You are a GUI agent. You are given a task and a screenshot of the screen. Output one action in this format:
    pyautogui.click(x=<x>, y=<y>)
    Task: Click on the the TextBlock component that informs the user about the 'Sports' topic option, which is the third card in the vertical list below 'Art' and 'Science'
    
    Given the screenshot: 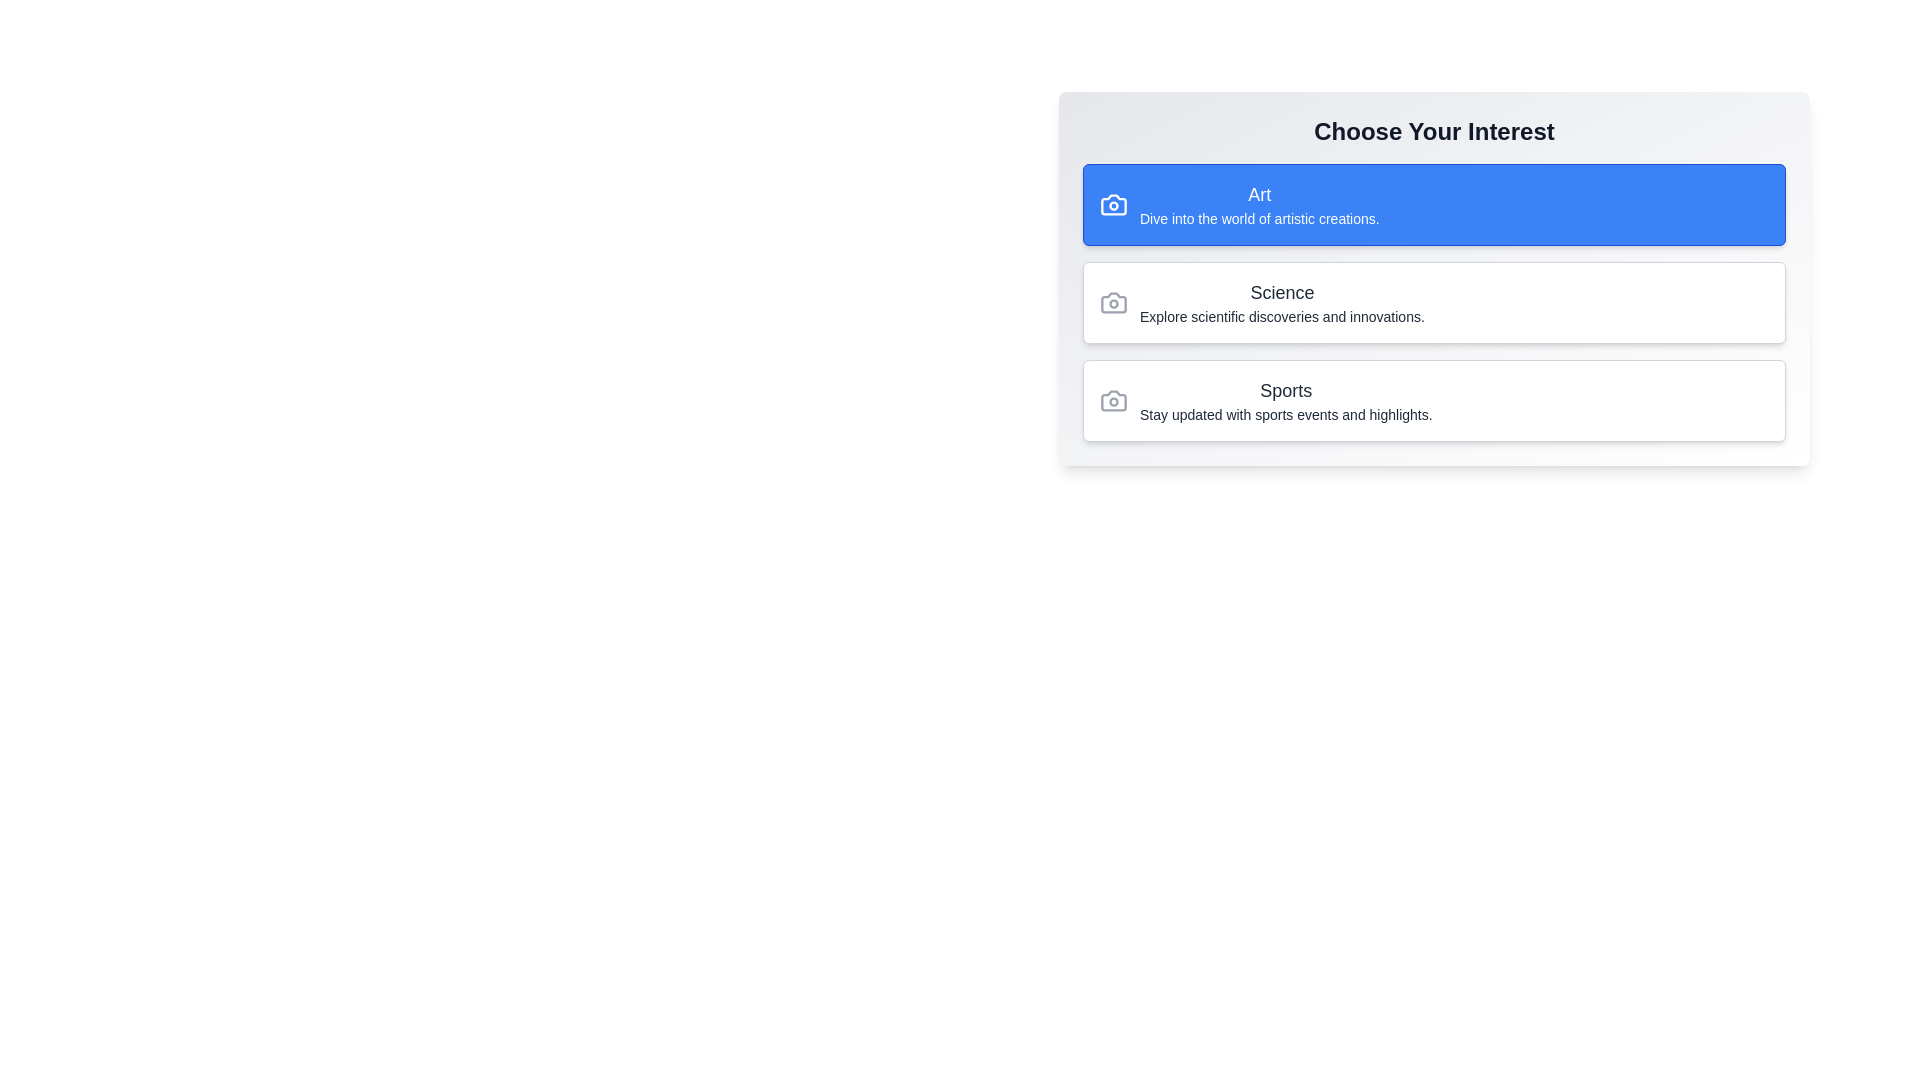 What is the action you would take?
    pyautogui.click(x=1286, y=401)
    